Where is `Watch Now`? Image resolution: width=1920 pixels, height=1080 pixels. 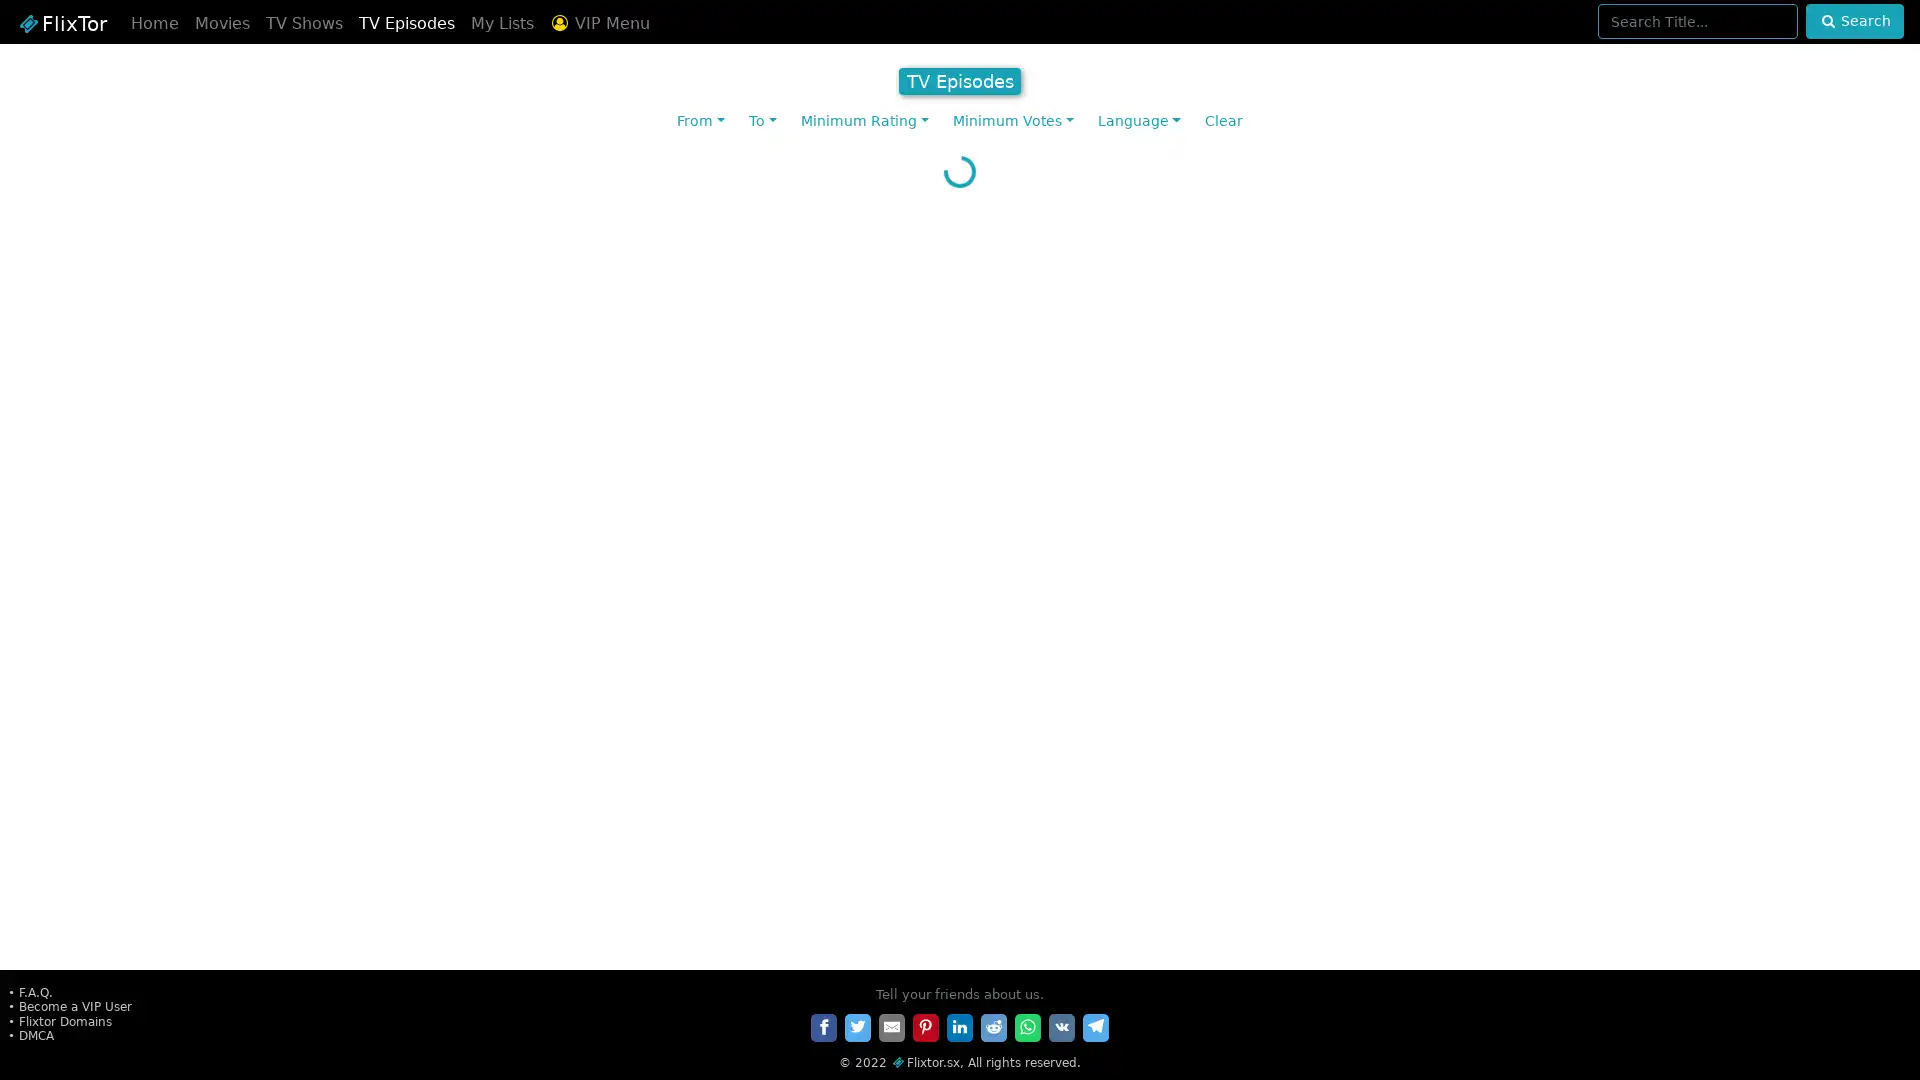 Watch Now is located at coordinates (158, 944).